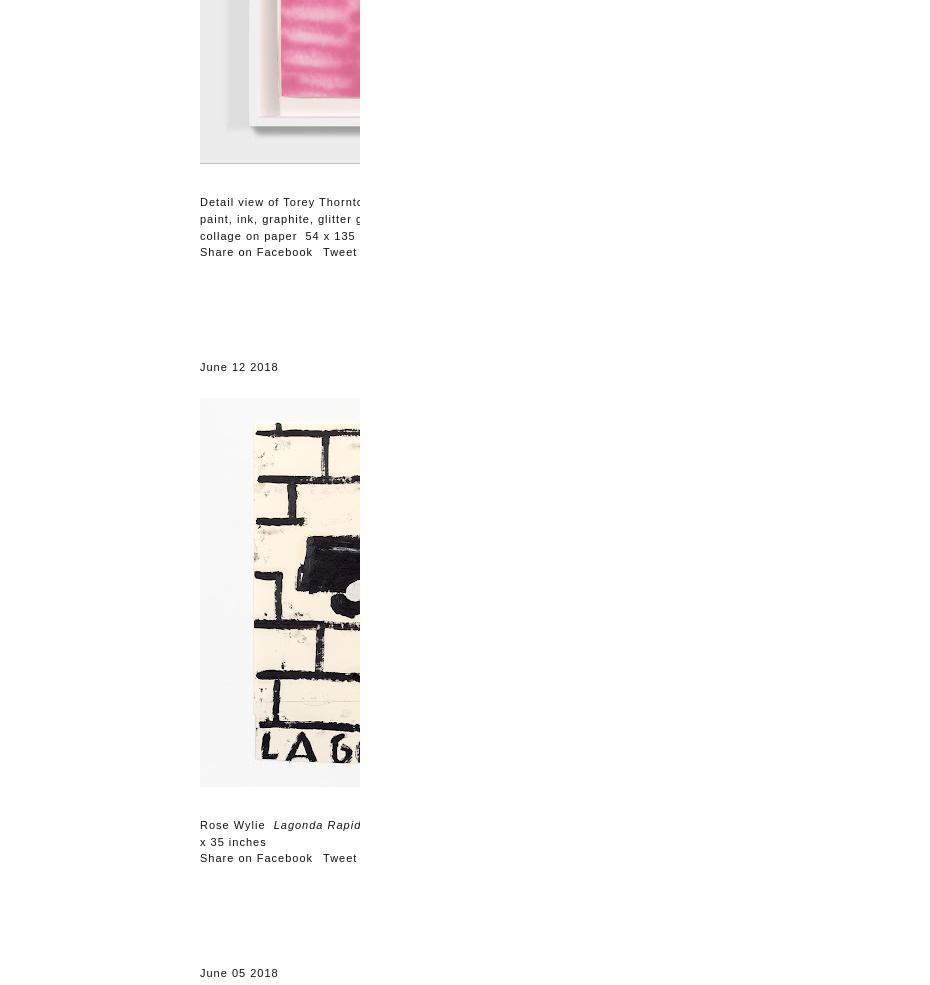 This screenshot has height=985, width=930. Describe the element at coordinates (239, 972) in the screenshot. I see `'June 05 2018'` at that location.